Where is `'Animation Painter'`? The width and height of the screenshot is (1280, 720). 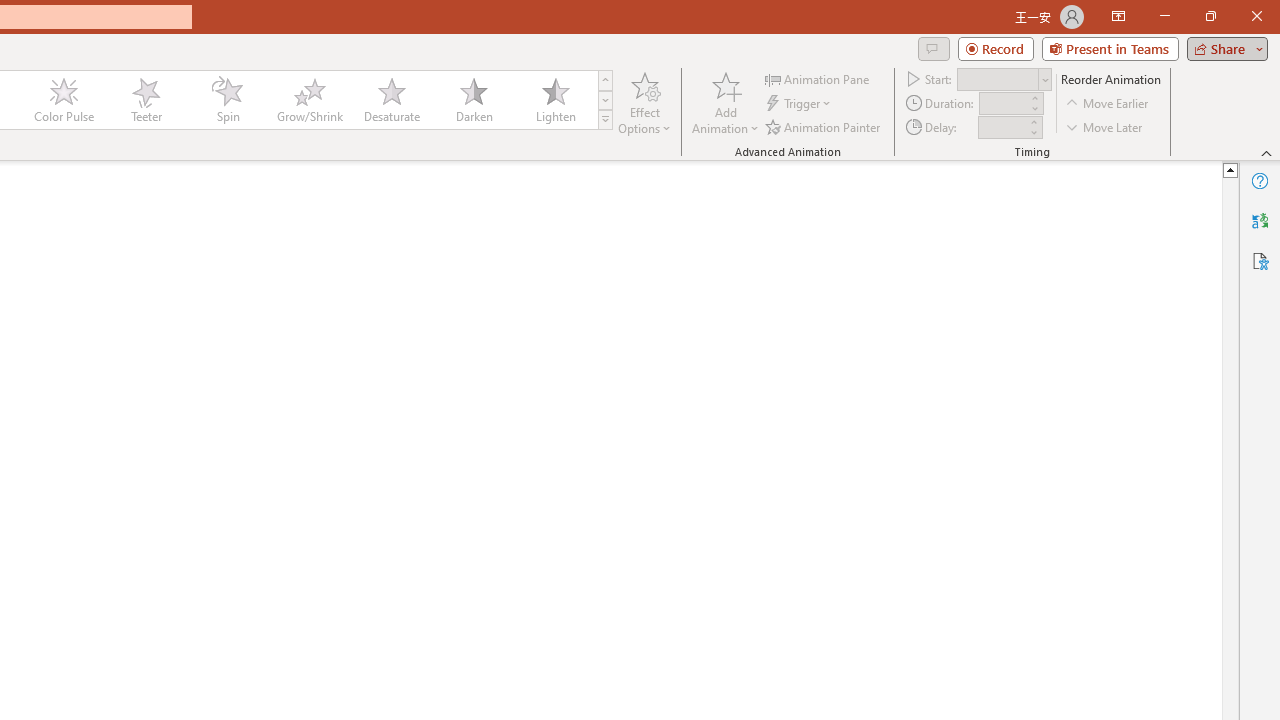
'Animation Painter' is located at coordinates (824, 127).